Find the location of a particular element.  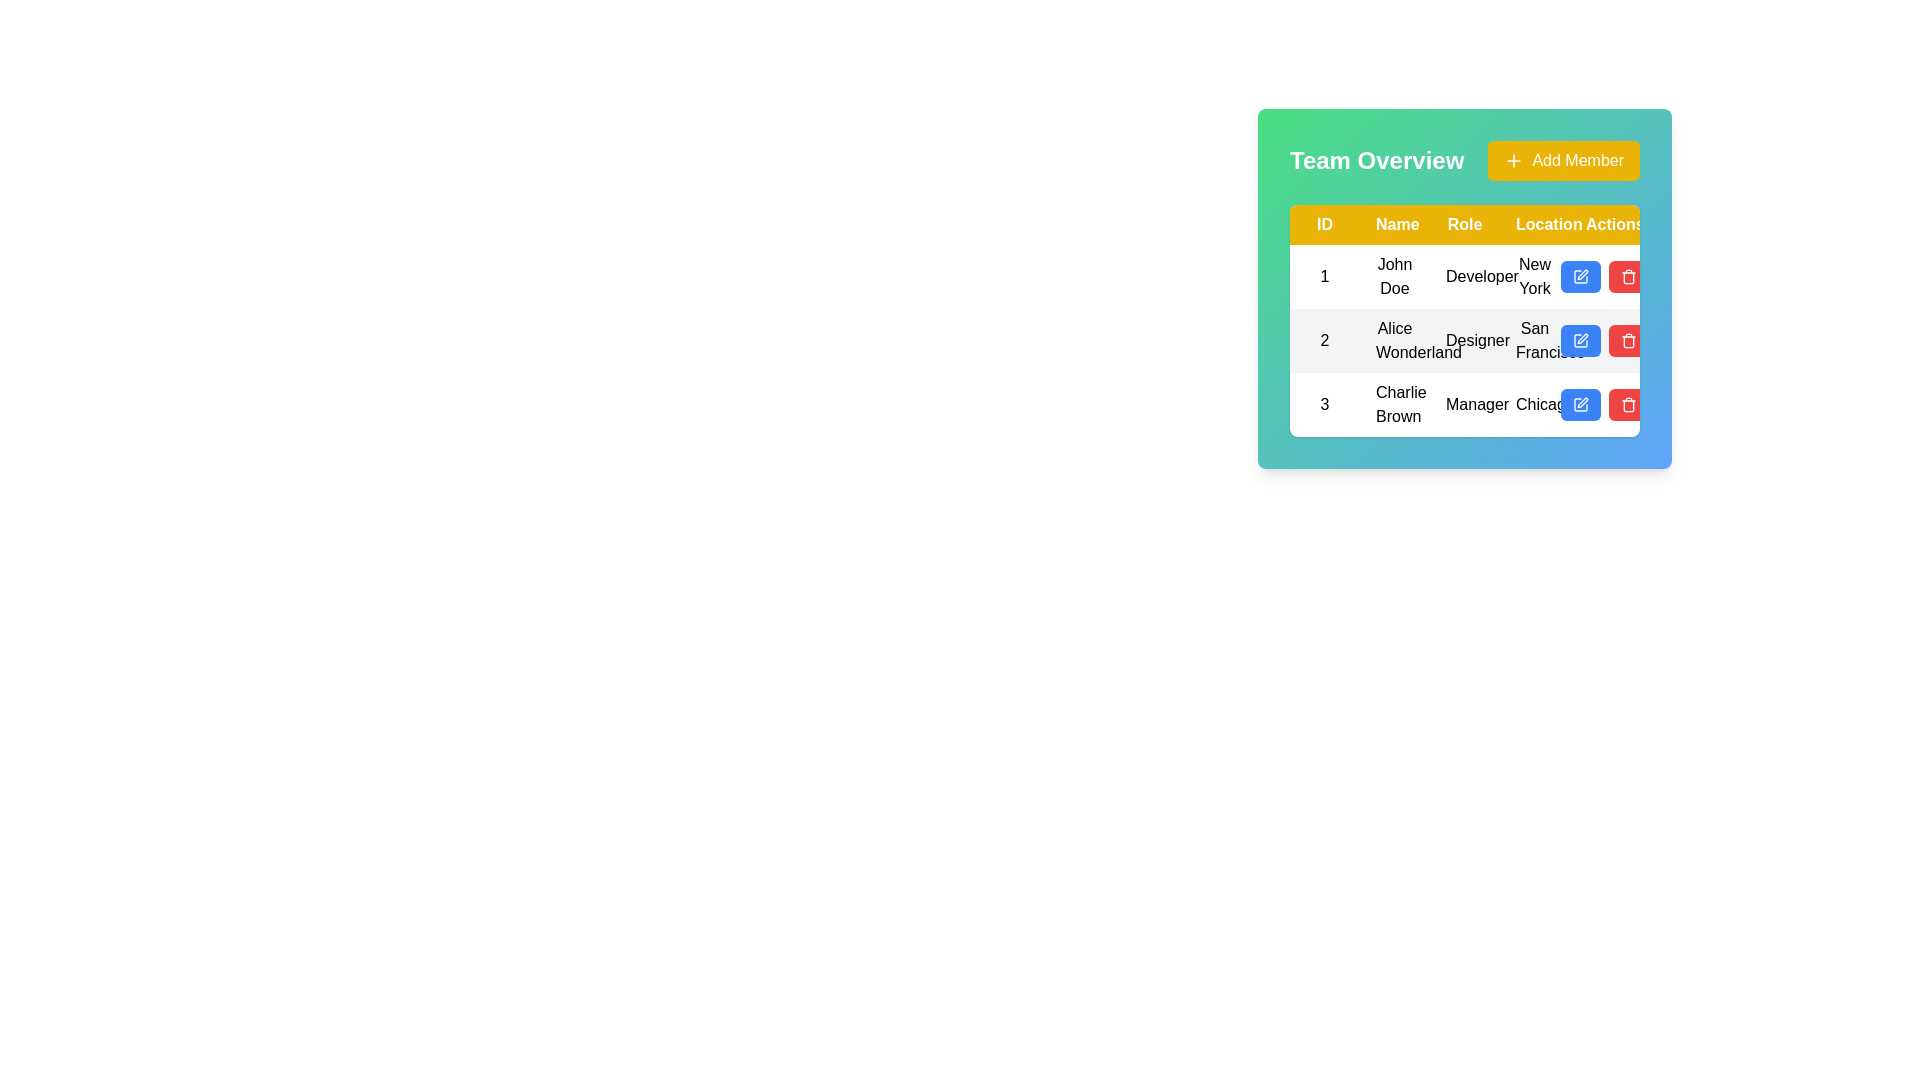

the table header labeled 'Name', which is the second header in the row, located between 'ID' and 'Role', with a bright yellow background and white text is located at coordinates (1394, 224).